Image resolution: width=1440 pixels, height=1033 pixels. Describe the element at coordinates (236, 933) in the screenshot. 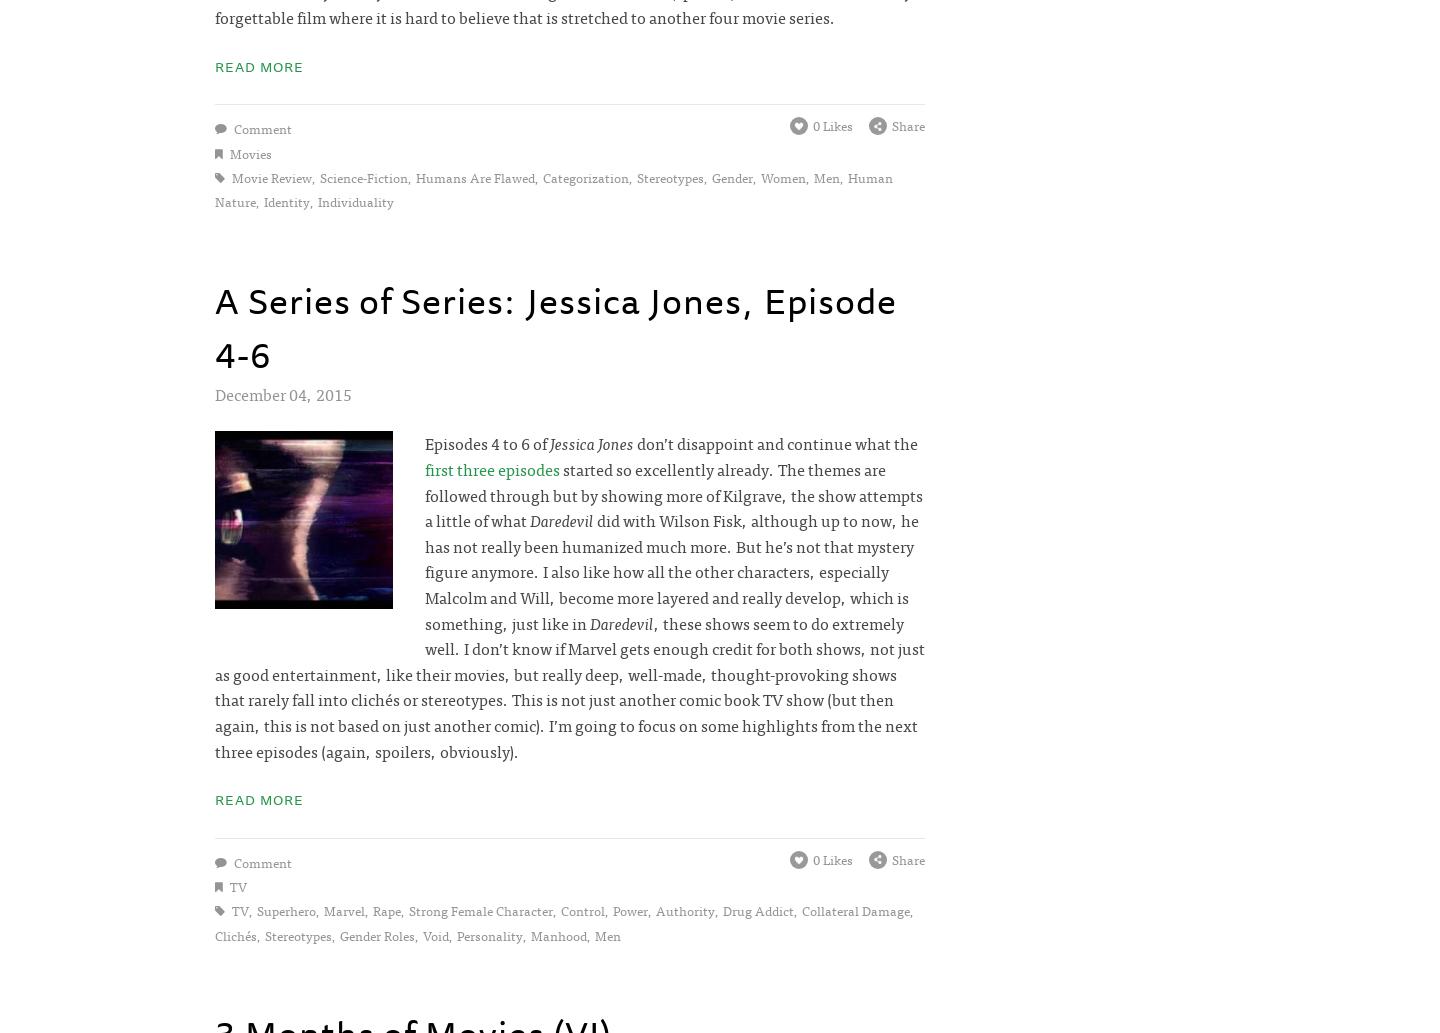

I see `'clichés'` at that location.